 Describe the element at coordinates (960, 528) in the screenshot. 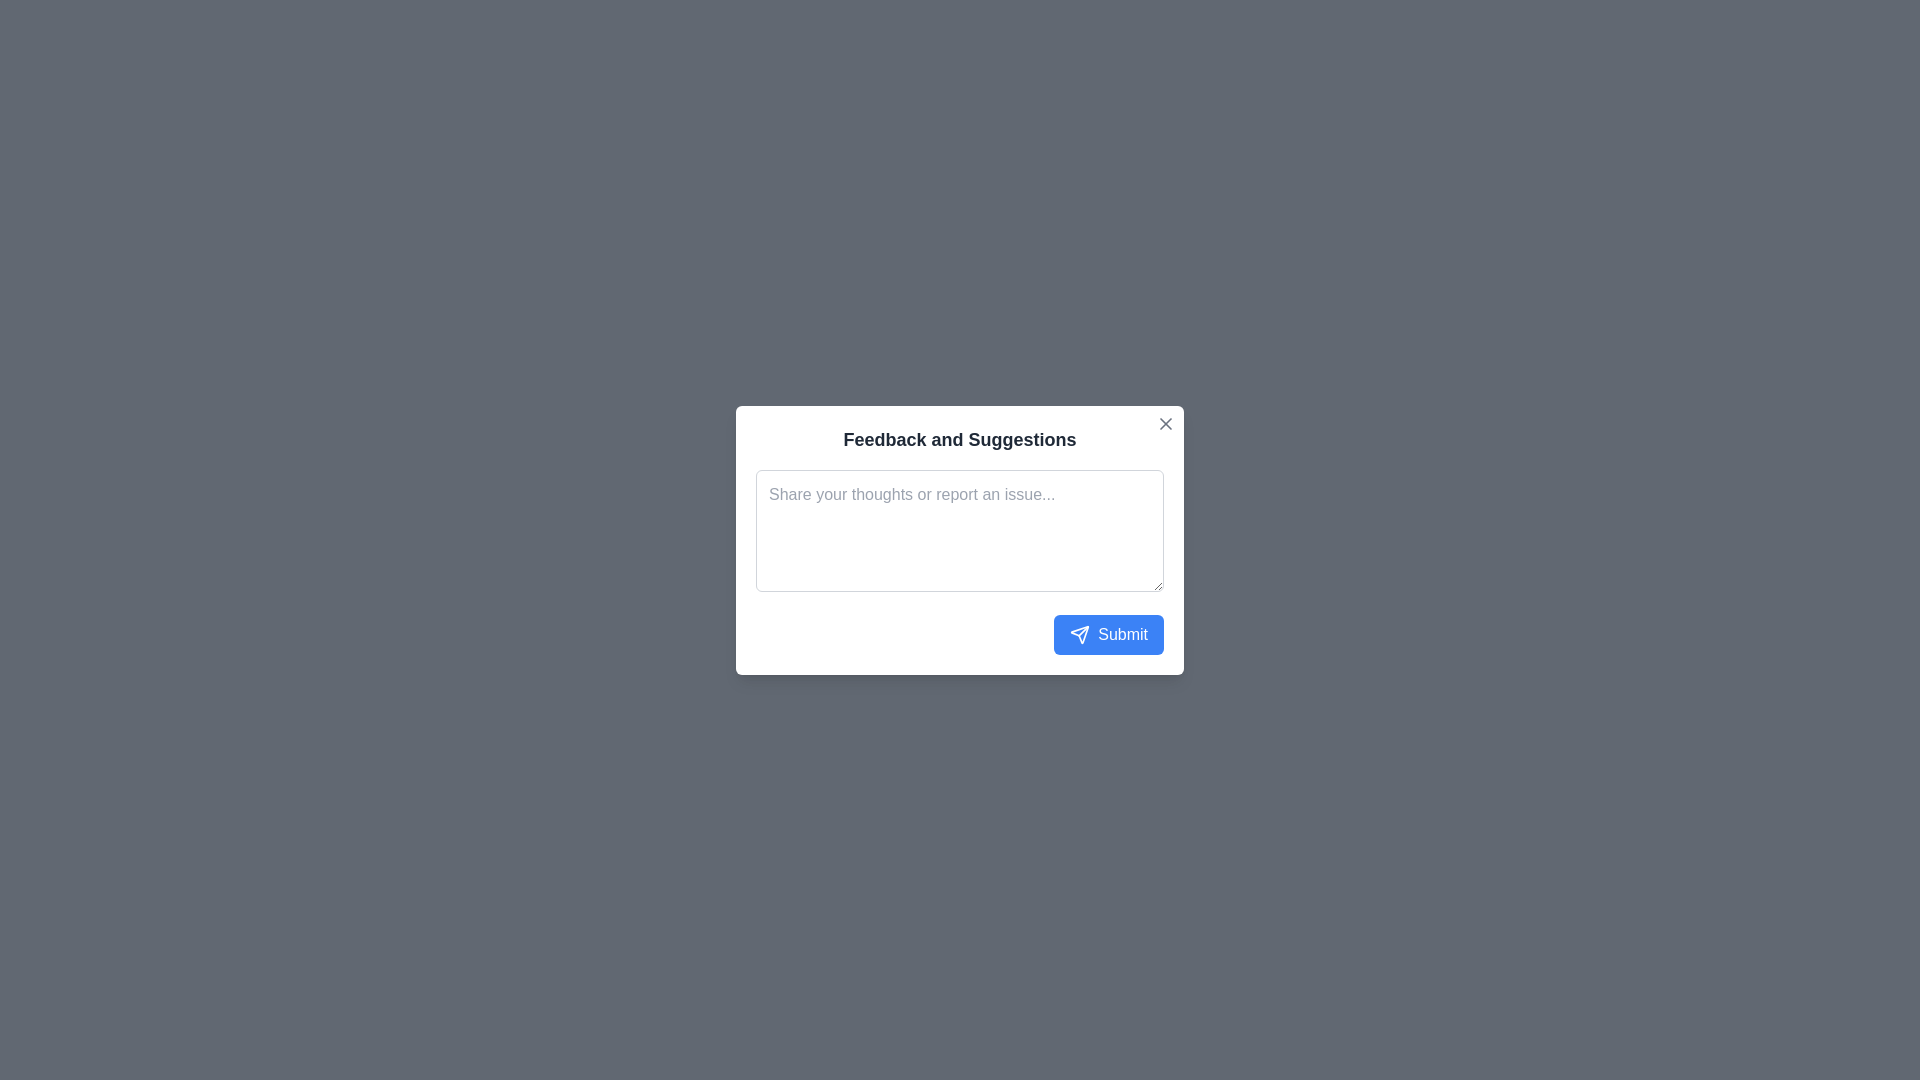

I see `the textarea and type the feedback text` at that location.